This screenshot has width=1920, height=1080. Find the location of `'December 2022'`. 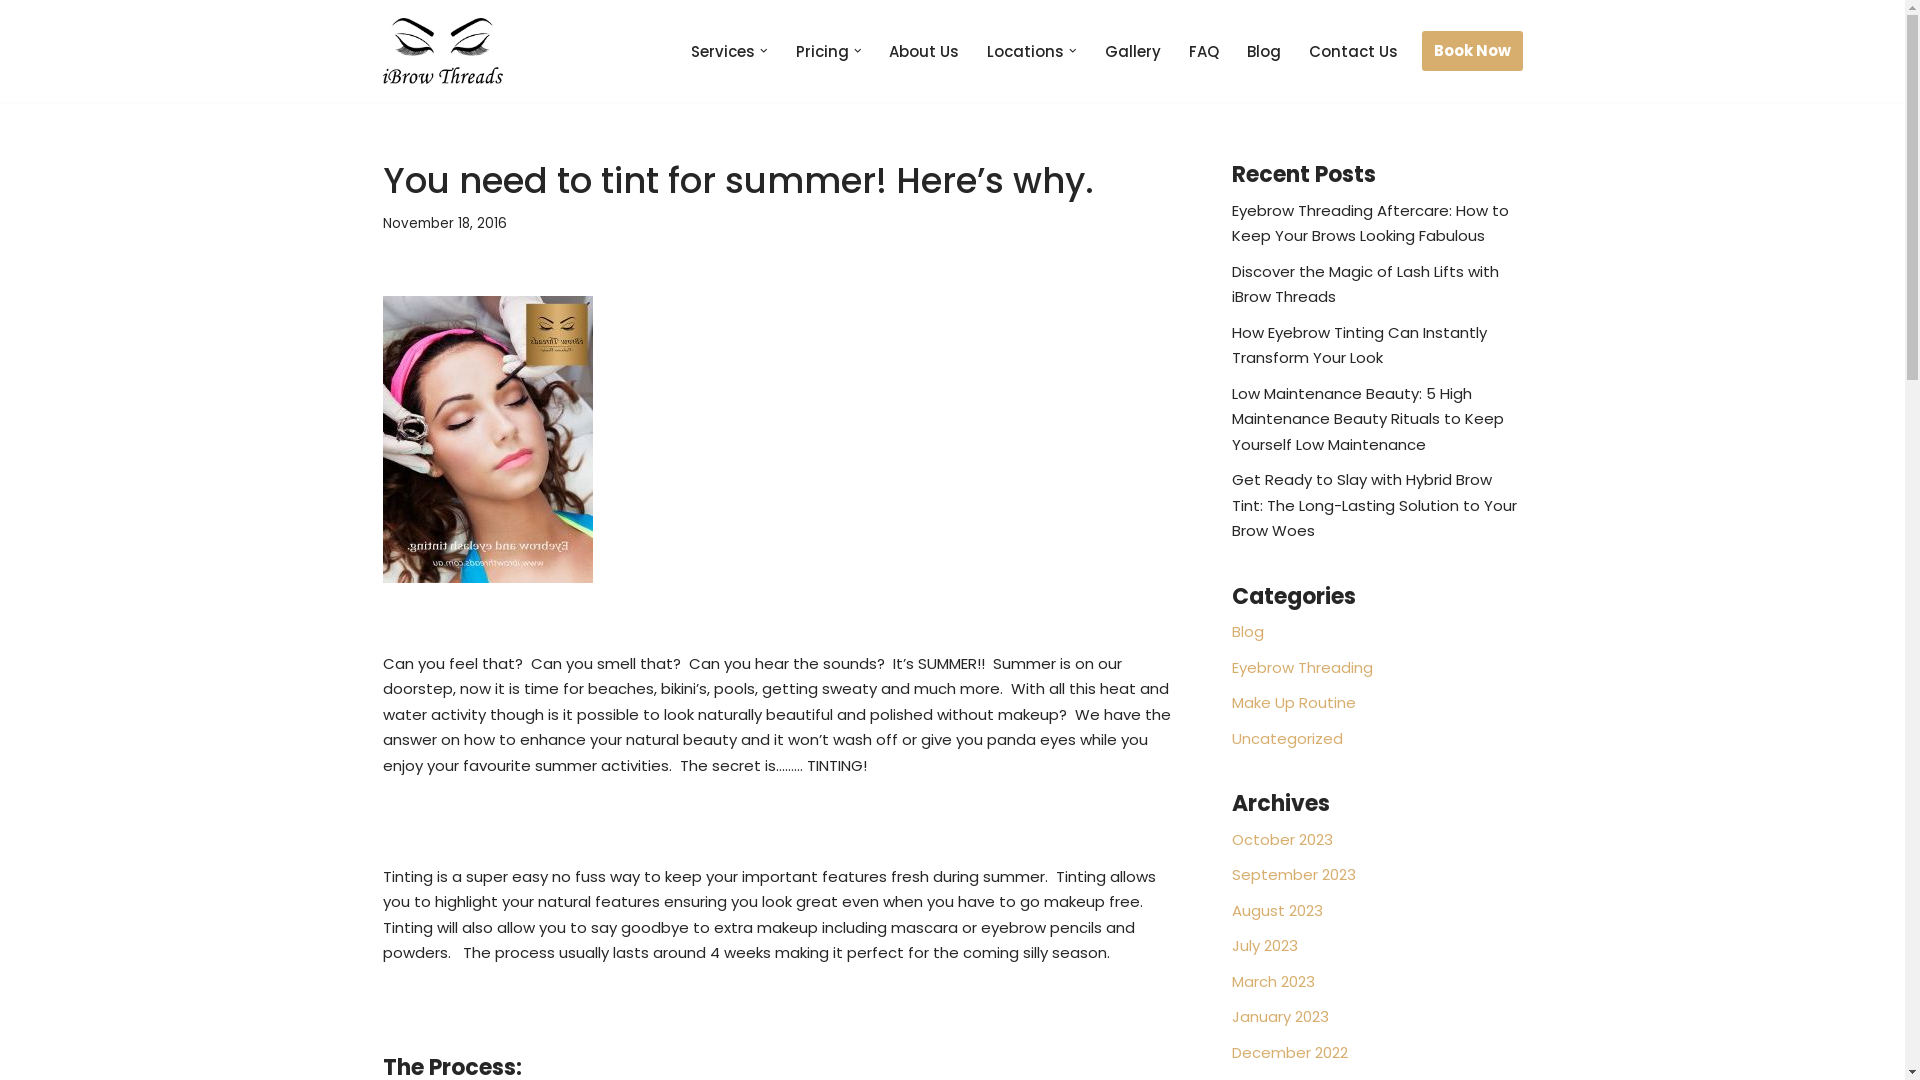

'December 2022' is located at coordinates (1231, 1051).